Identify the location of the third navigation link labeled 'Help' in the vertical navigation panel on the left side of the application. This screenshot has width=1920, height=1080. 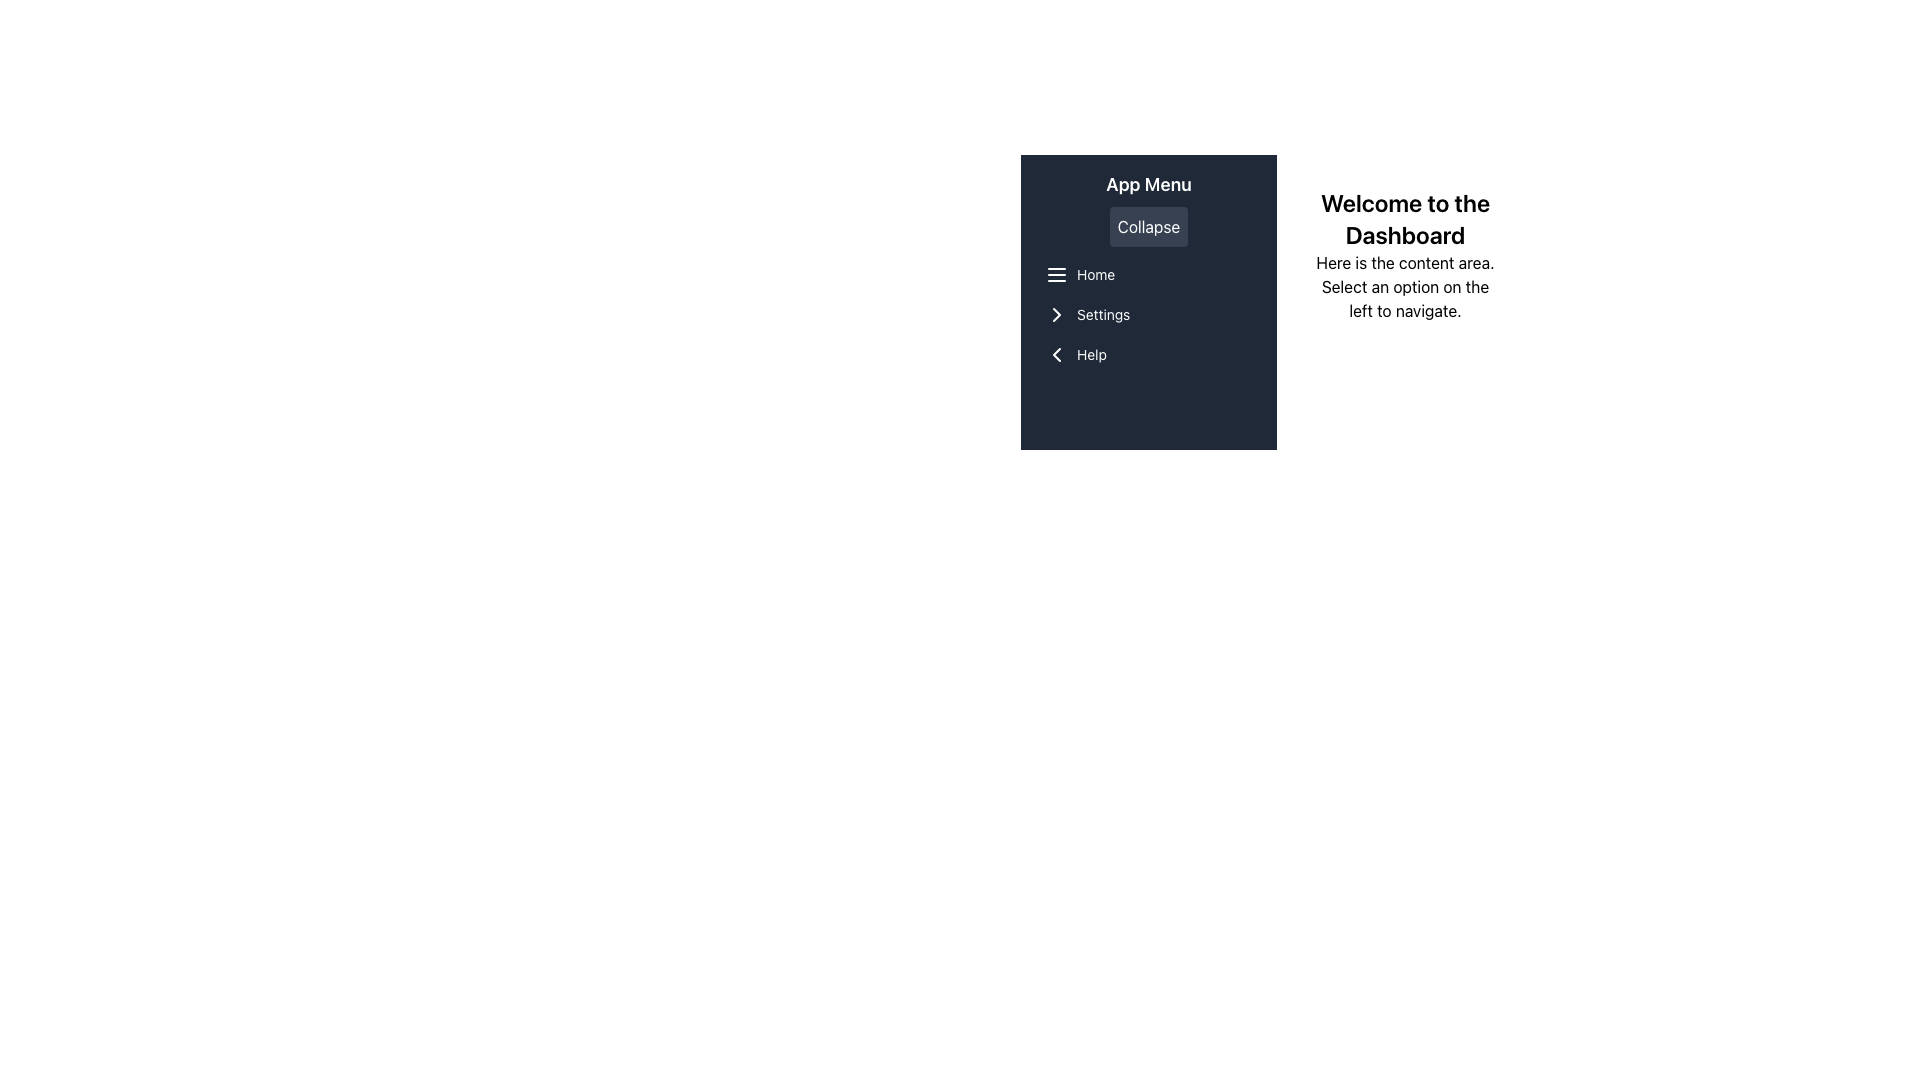
(1148, 353).